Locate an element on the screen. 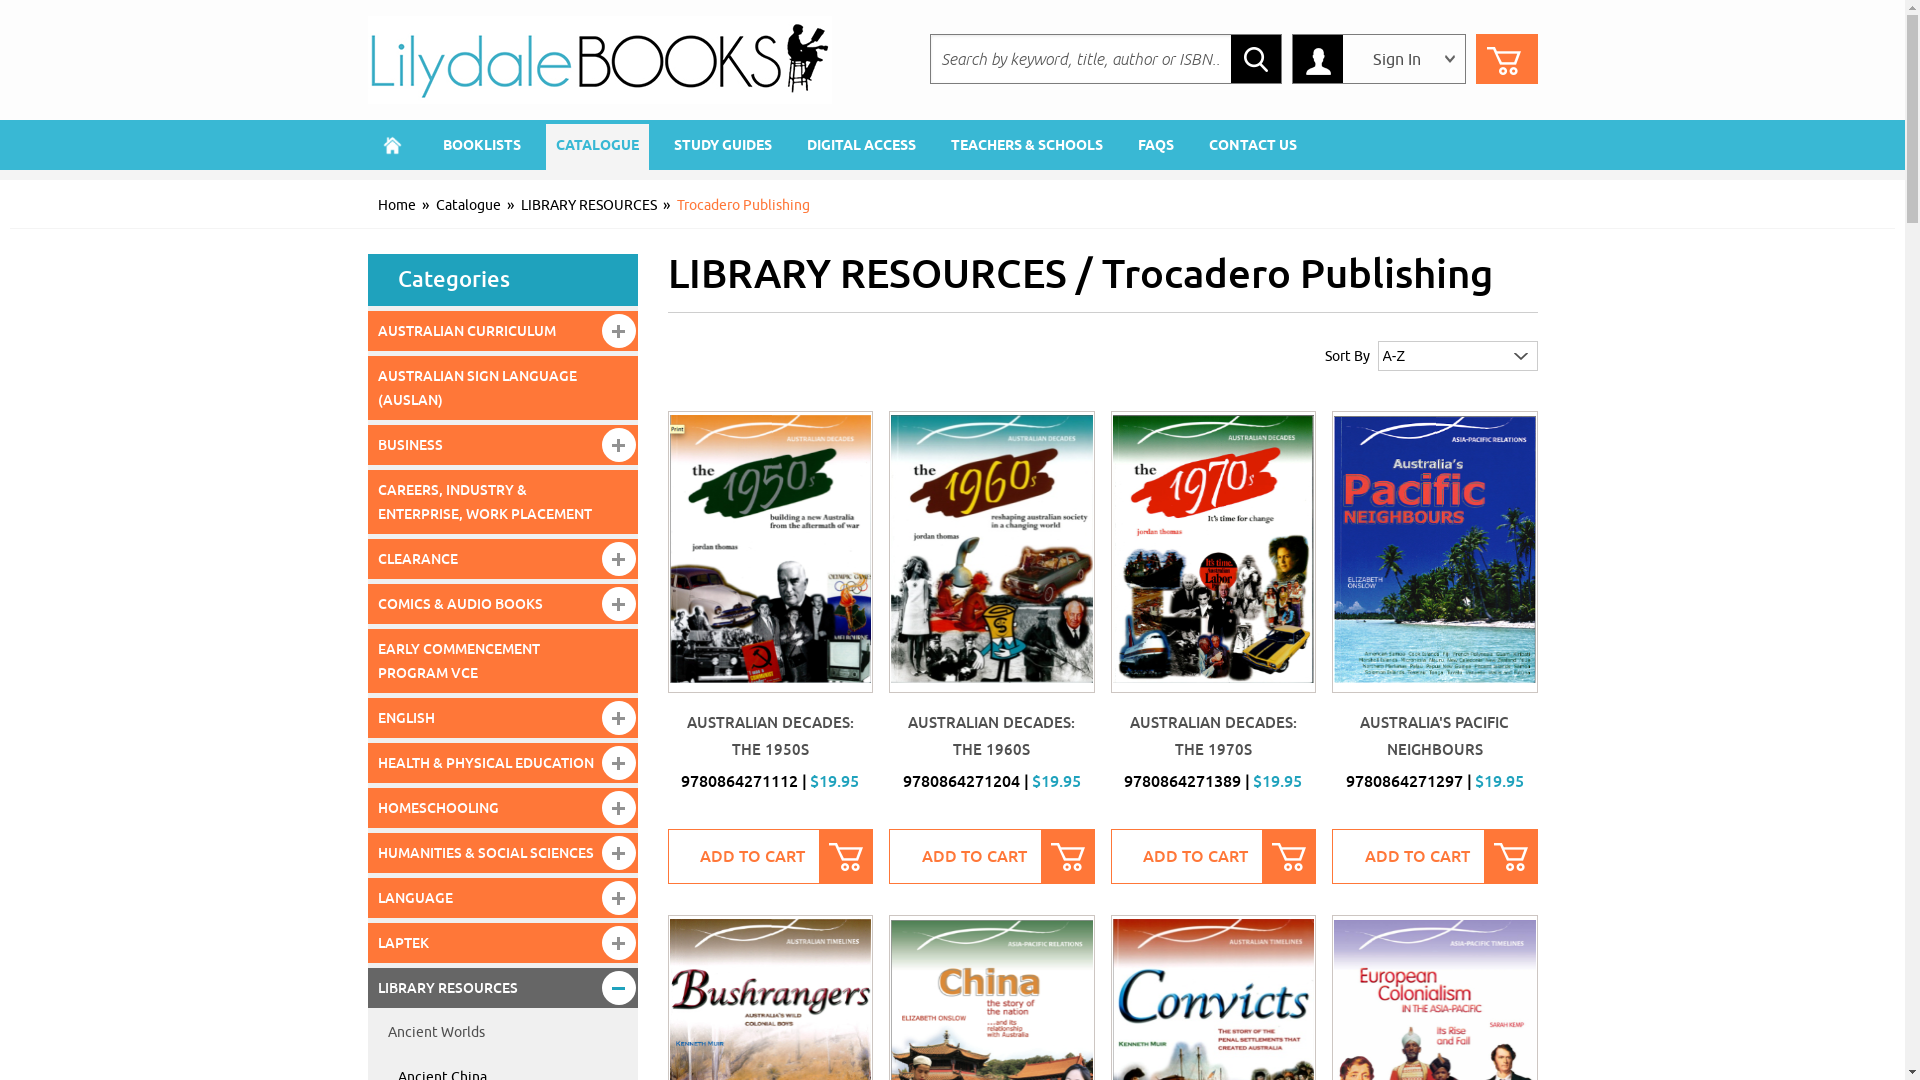 This screenshot has height=1080, width=1920. 'FAQS' is located at coordinates (1156, 144).